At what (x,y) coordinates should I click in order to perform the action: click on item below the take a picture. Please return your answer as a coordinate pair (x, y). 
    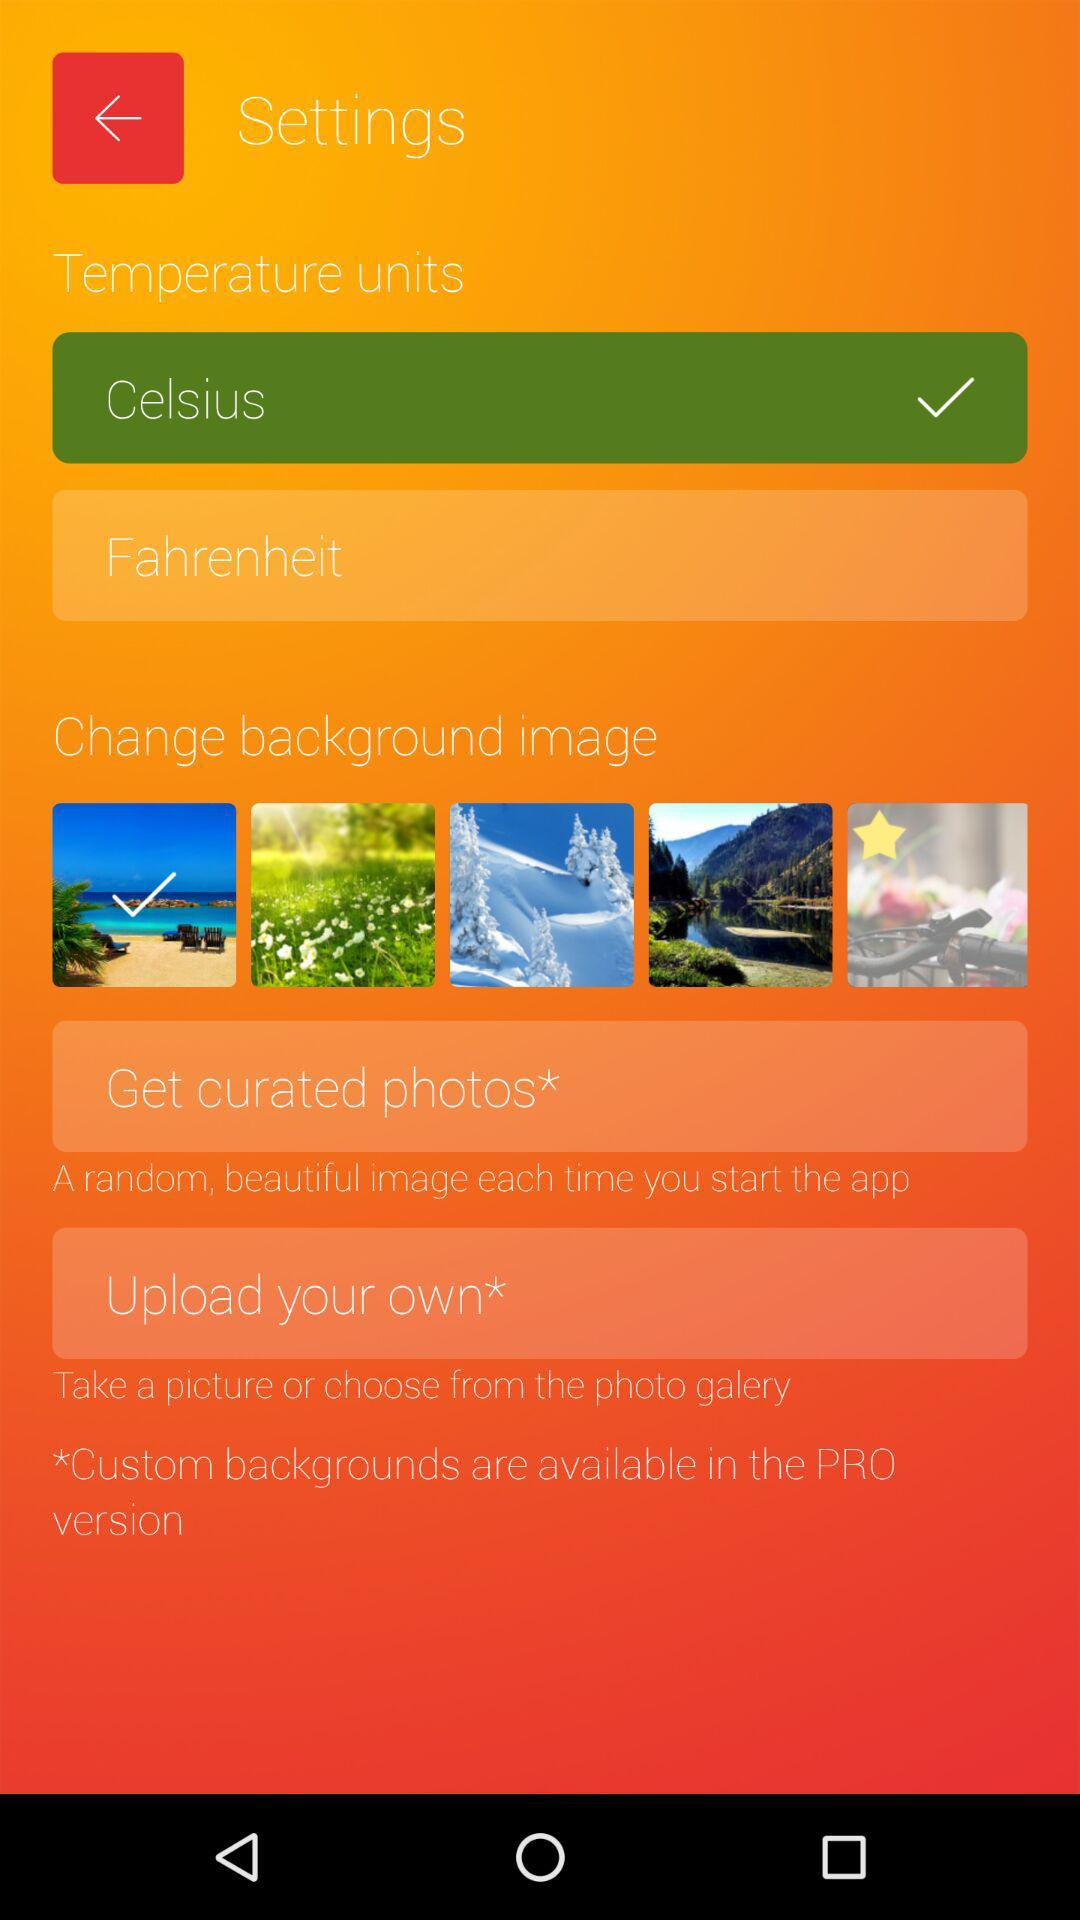
    Looking at the image, I should click on (540, 1490).